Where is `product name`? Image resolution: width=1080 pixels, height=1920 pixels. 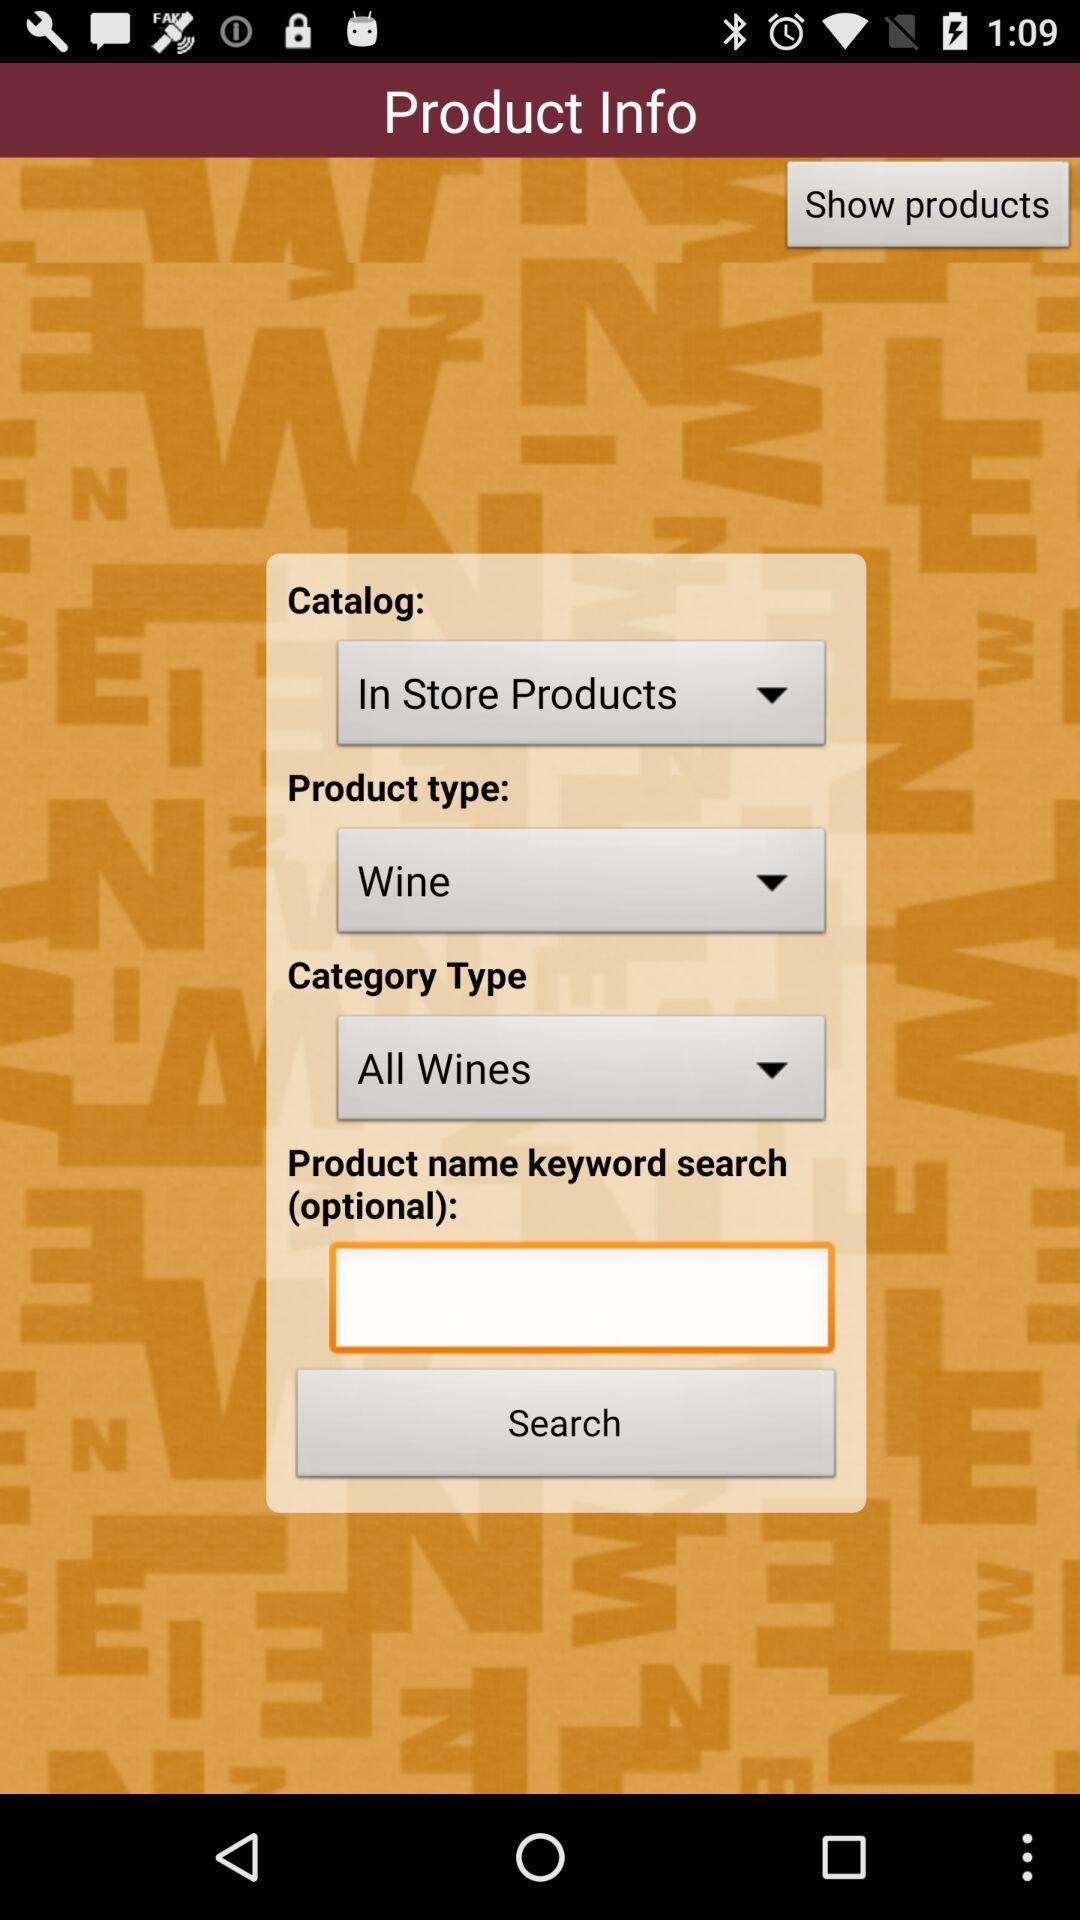
product name is located at coordinates (582, 1302).